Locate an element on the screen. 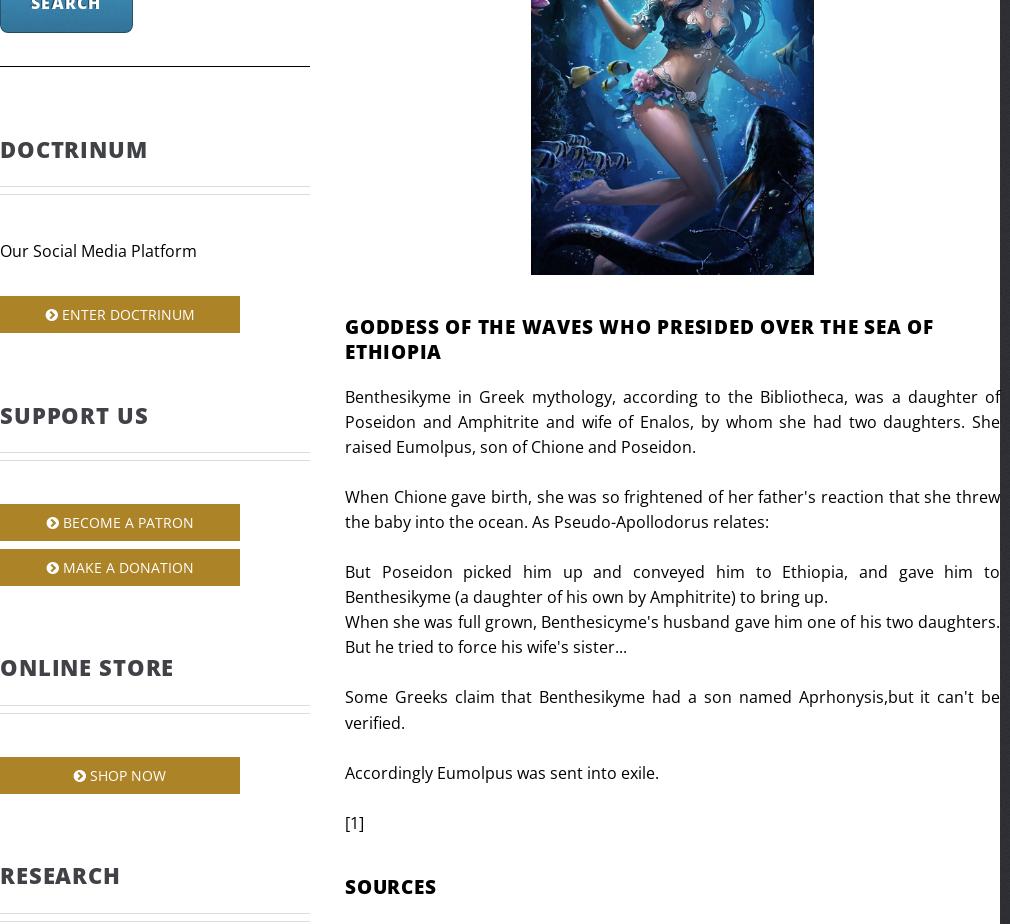 The image size is (1010, 924). 'Benthesikyme in Greek mythology, according to the Bibliotheca, was a daughter of Poseidon and Amphitrite and wife of Enalos, by whom she had two daughters. She raised Eumolpus, son of Chione and Poseidon.' is located at coordinates (345, 420).